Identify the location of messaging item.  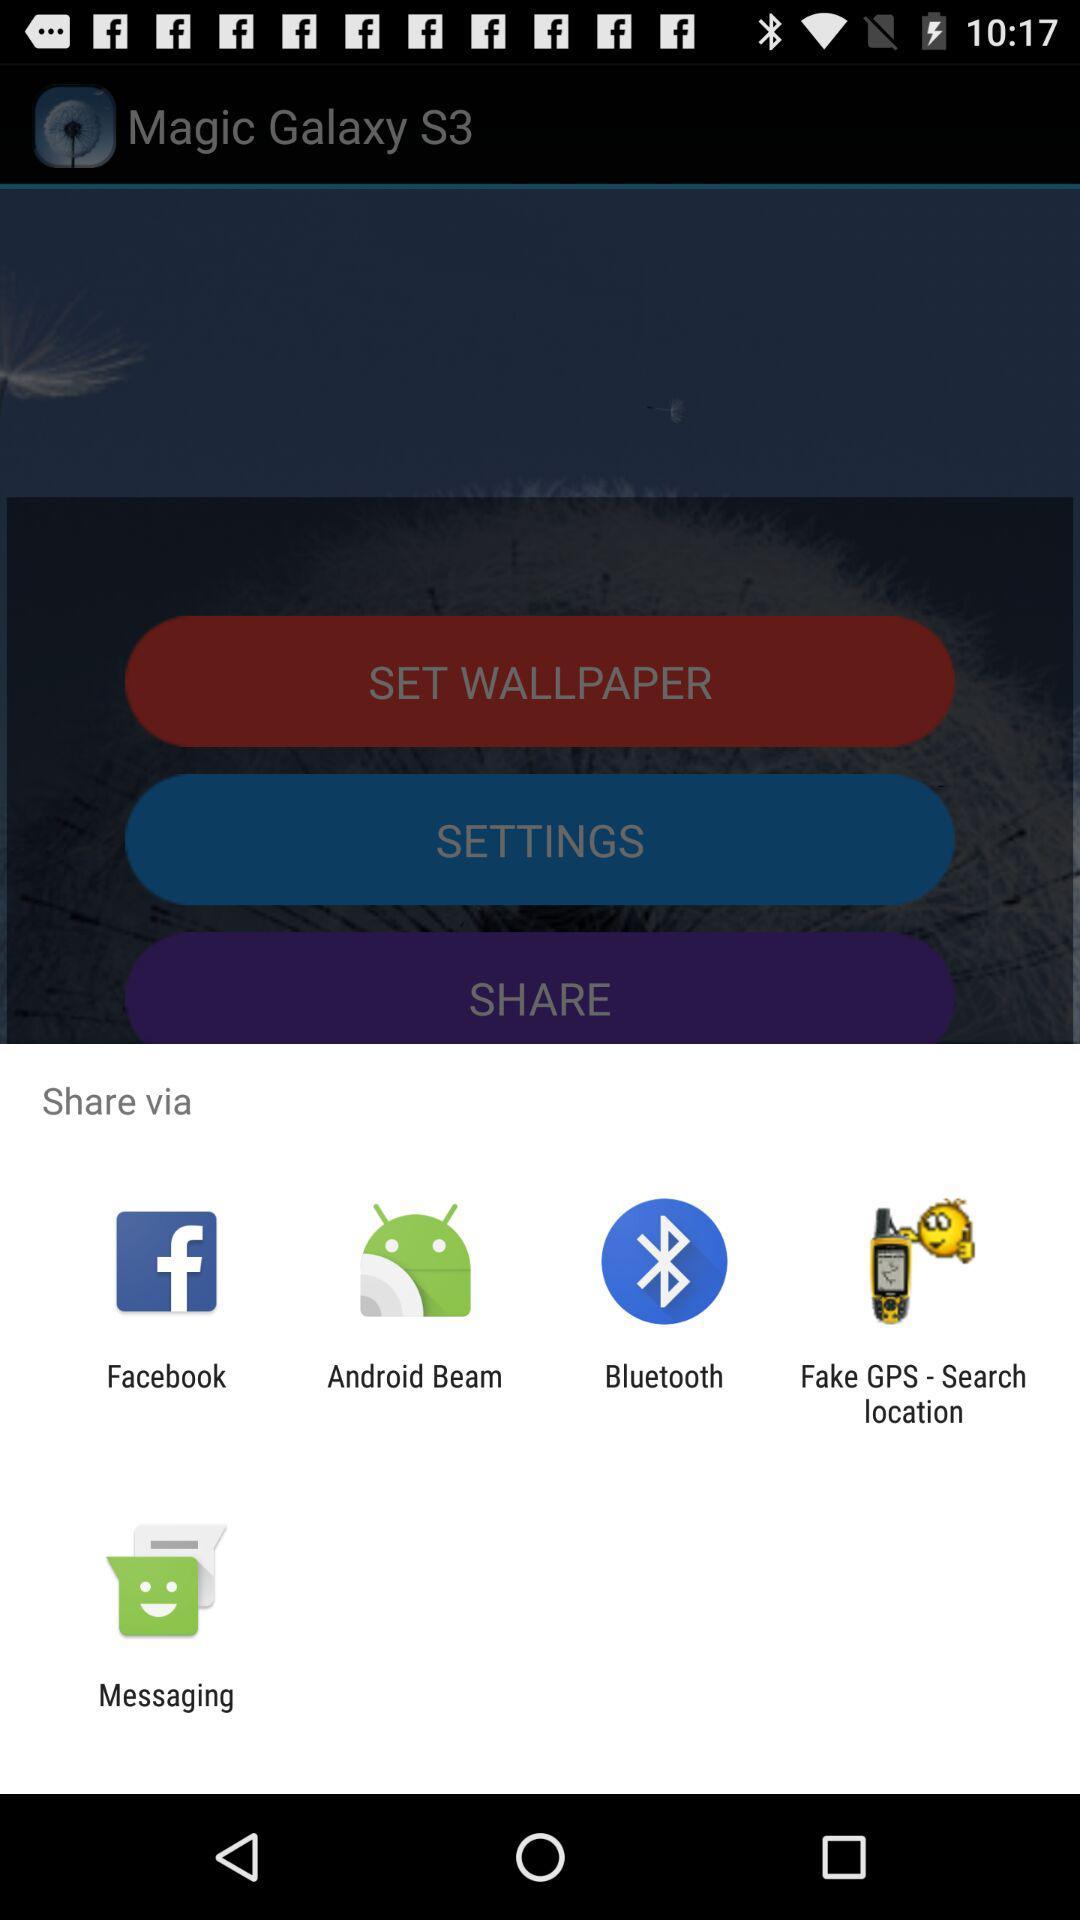
(165, 1711).